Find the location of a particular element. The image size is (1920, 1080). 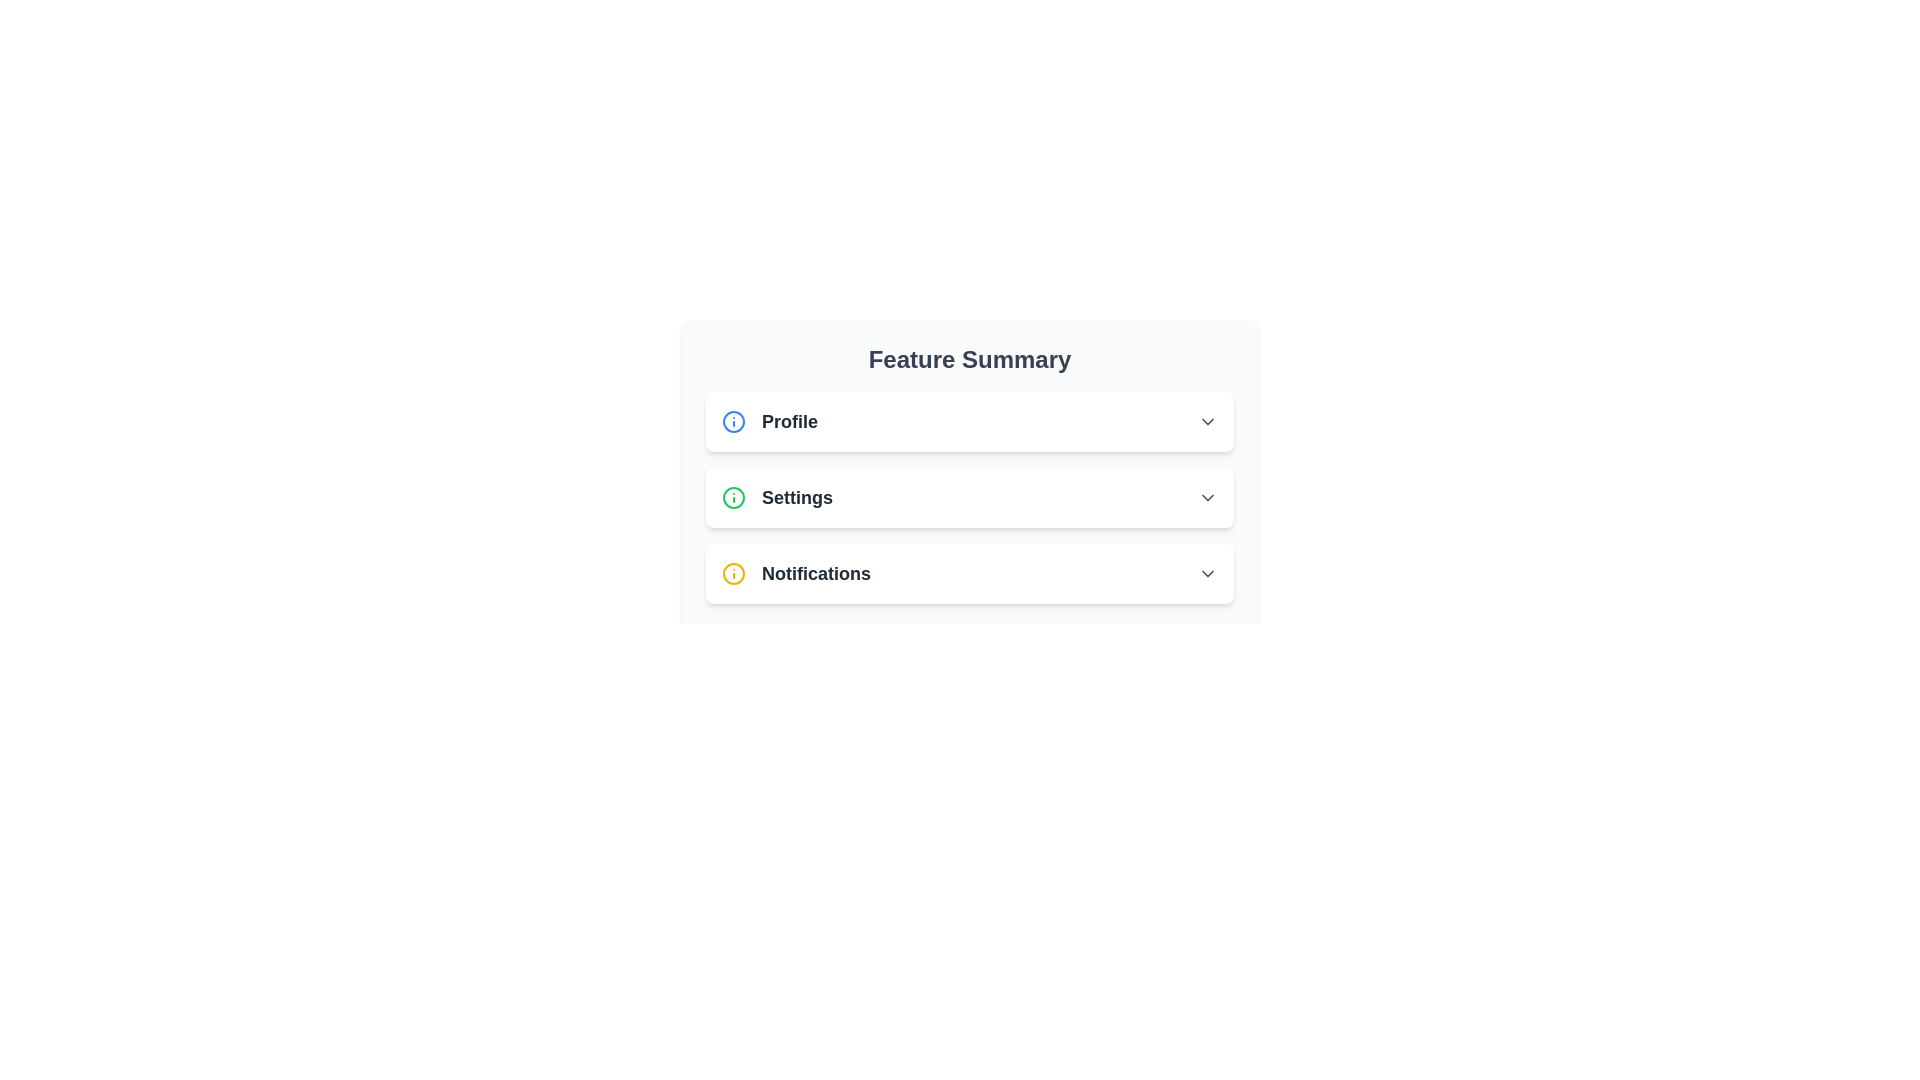

the circular SVG icon with a green border and red marker located to the left of the 'Settings' label in the second row of the interface is located at coordinates (733, 496).